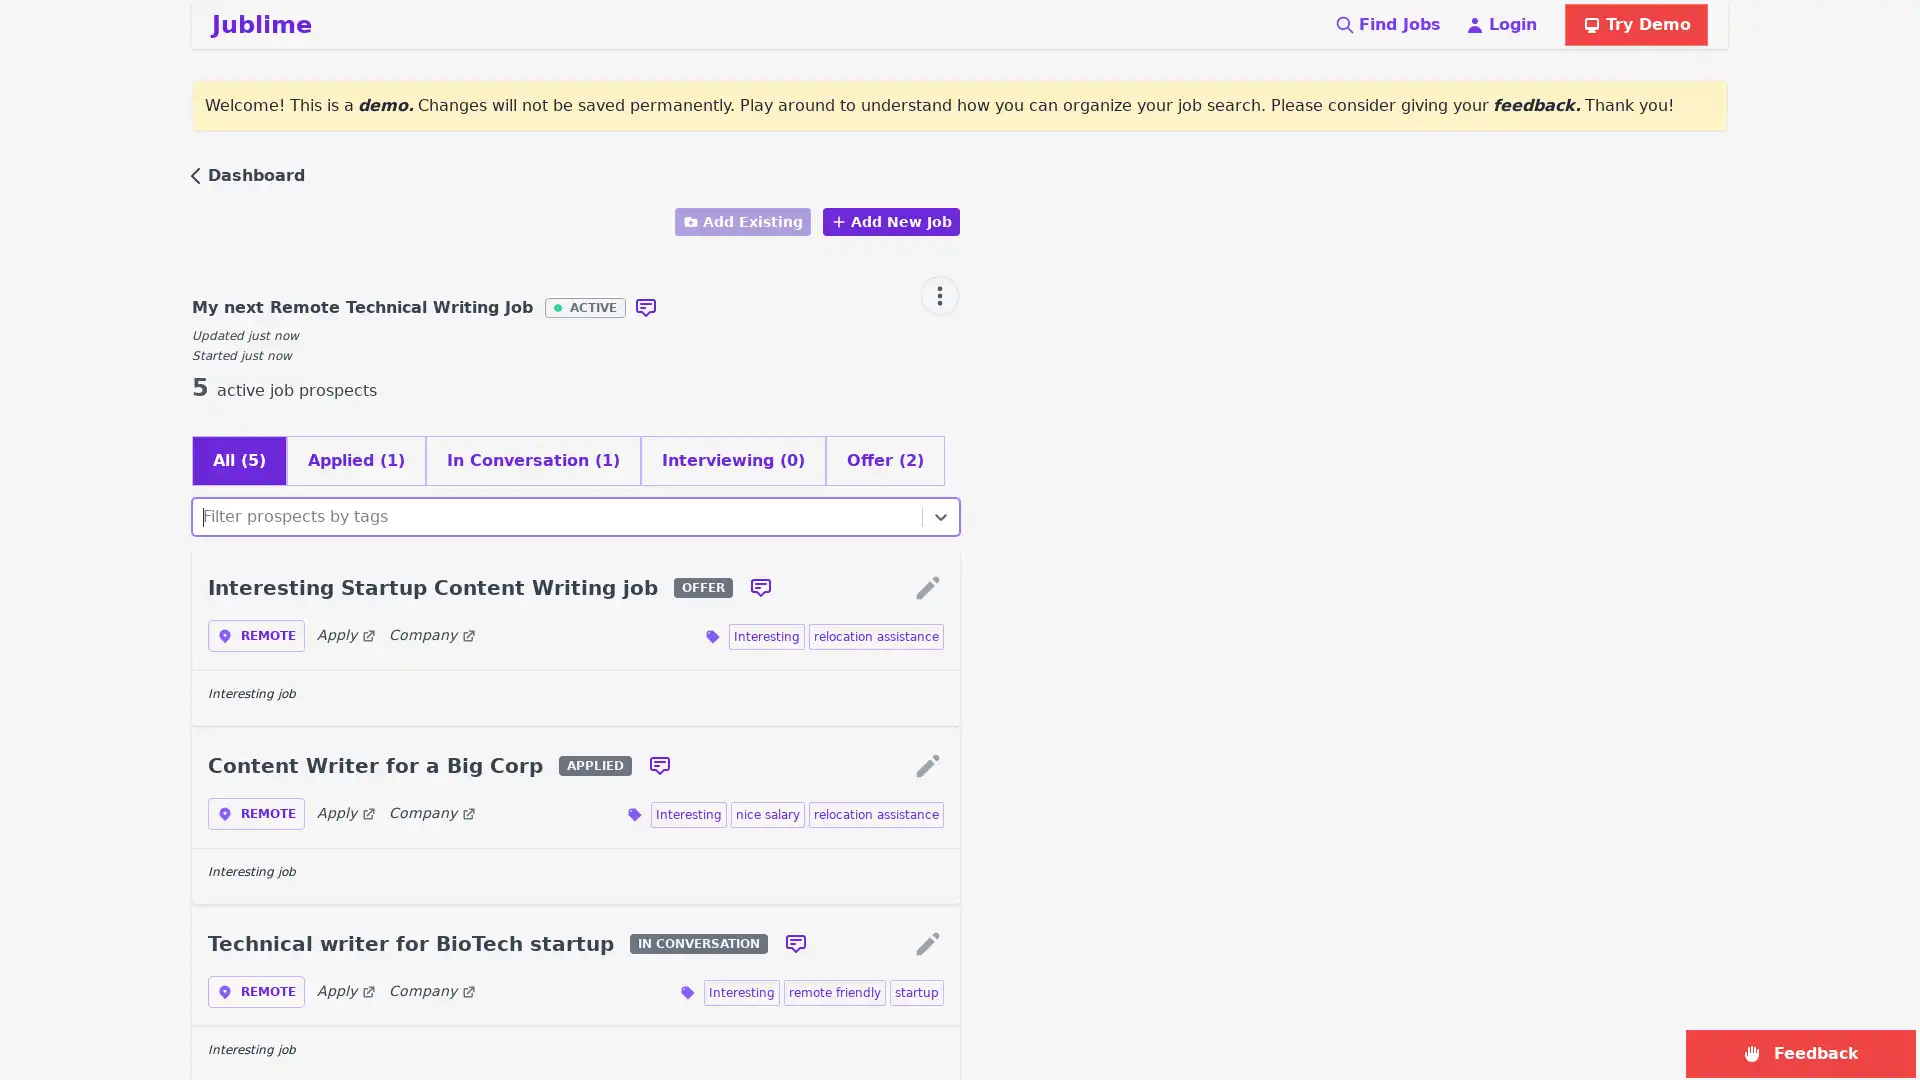 This screenshot has height=1080, width=1920. What do you see at coordinates (1386, 24) in the screenshot?
I see `Find Jobs` at bounding box center [1386, 24].